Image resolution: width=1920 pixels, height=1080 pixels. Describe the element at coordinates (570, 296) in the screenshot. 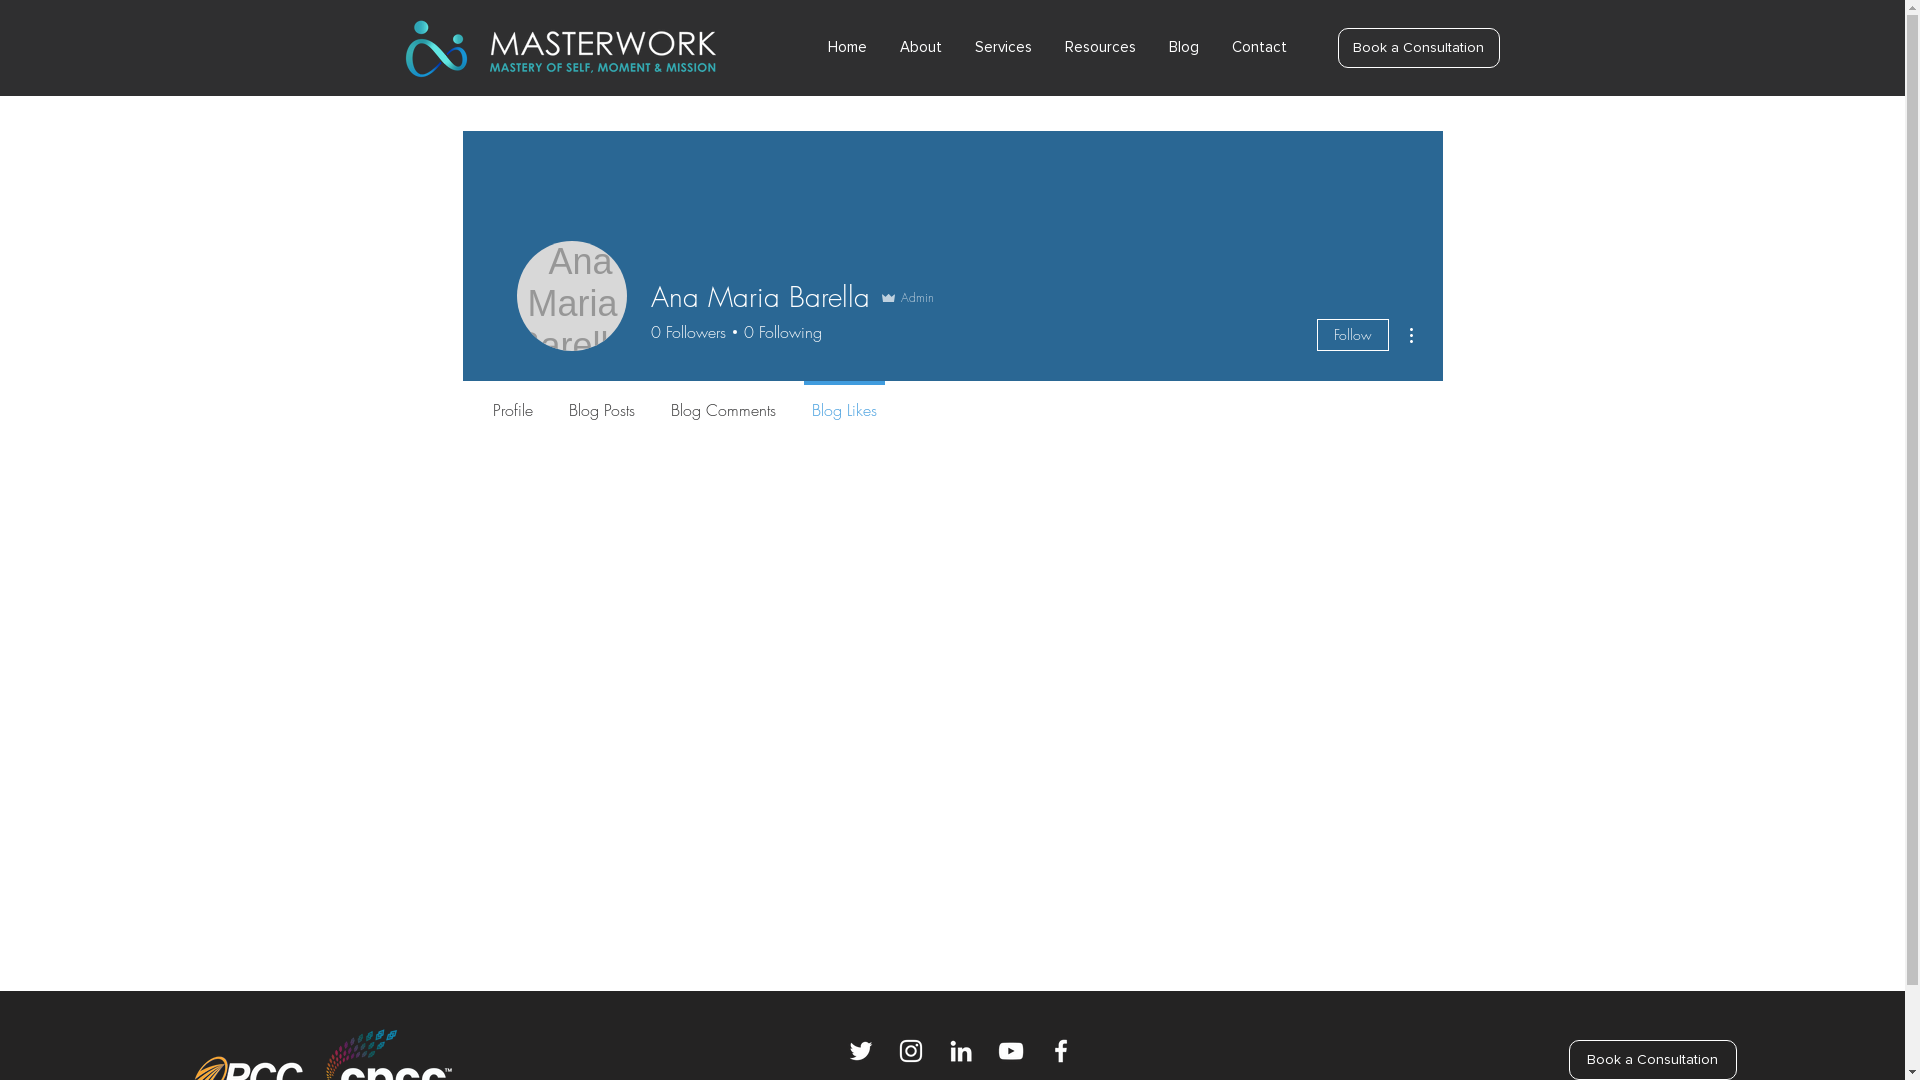

I see `'Ana Maria Barella'` at that location.